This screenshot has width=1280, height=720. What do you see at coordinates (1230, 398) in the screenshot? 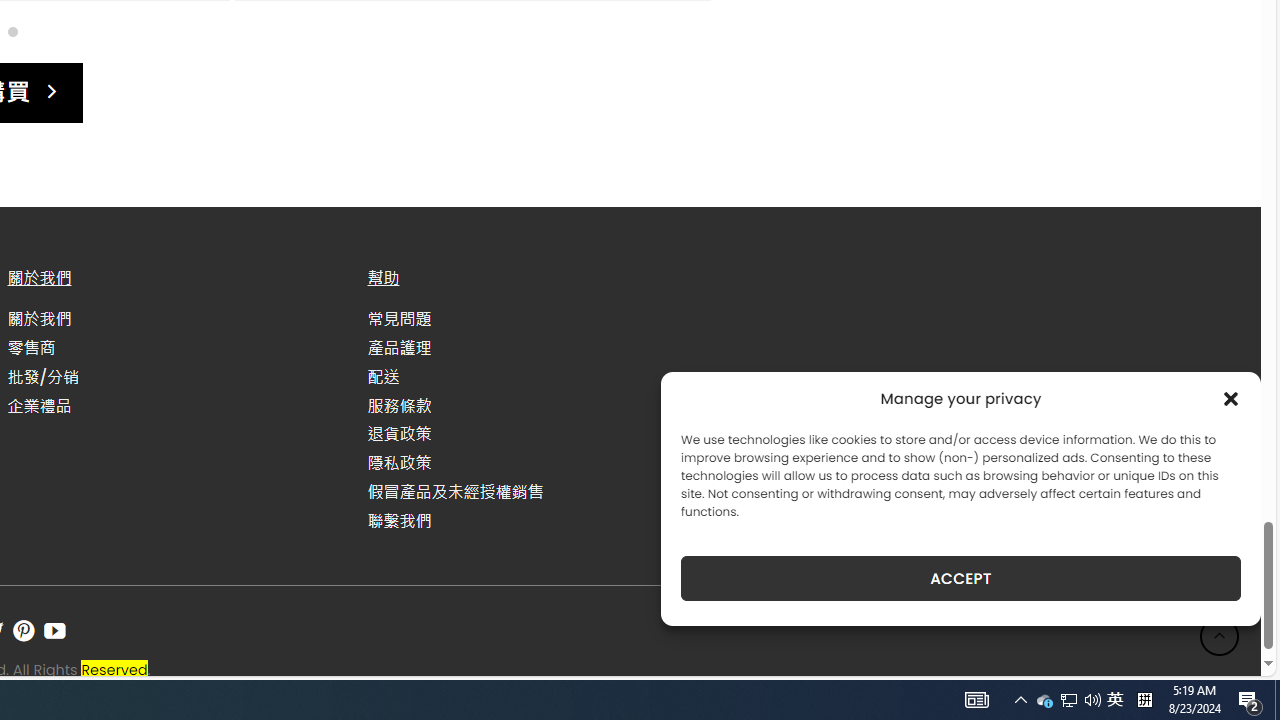
I see `'Class: cmplz-close'` at bounding box center [1230, 398].